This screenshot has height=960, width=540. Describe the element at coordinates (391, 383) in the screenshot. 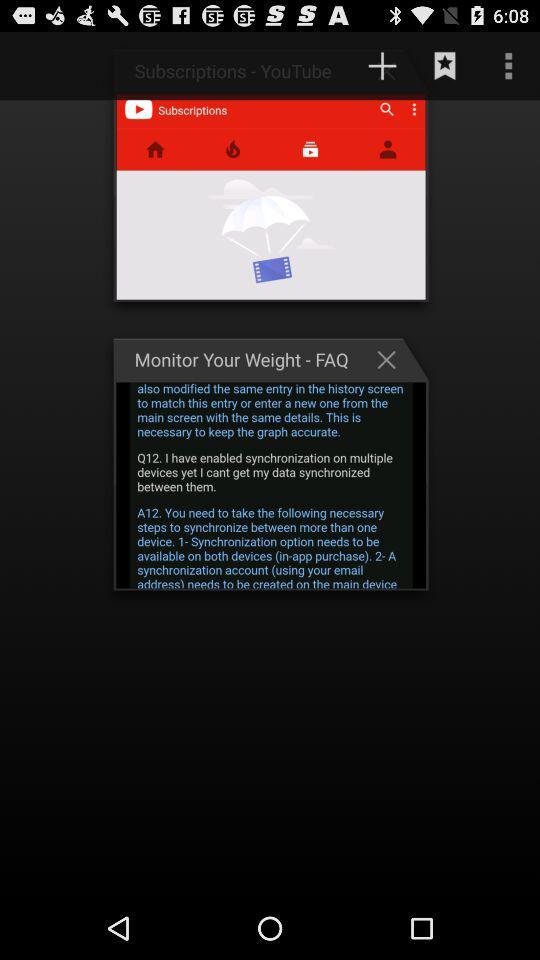

I see `the close icon` at that location.